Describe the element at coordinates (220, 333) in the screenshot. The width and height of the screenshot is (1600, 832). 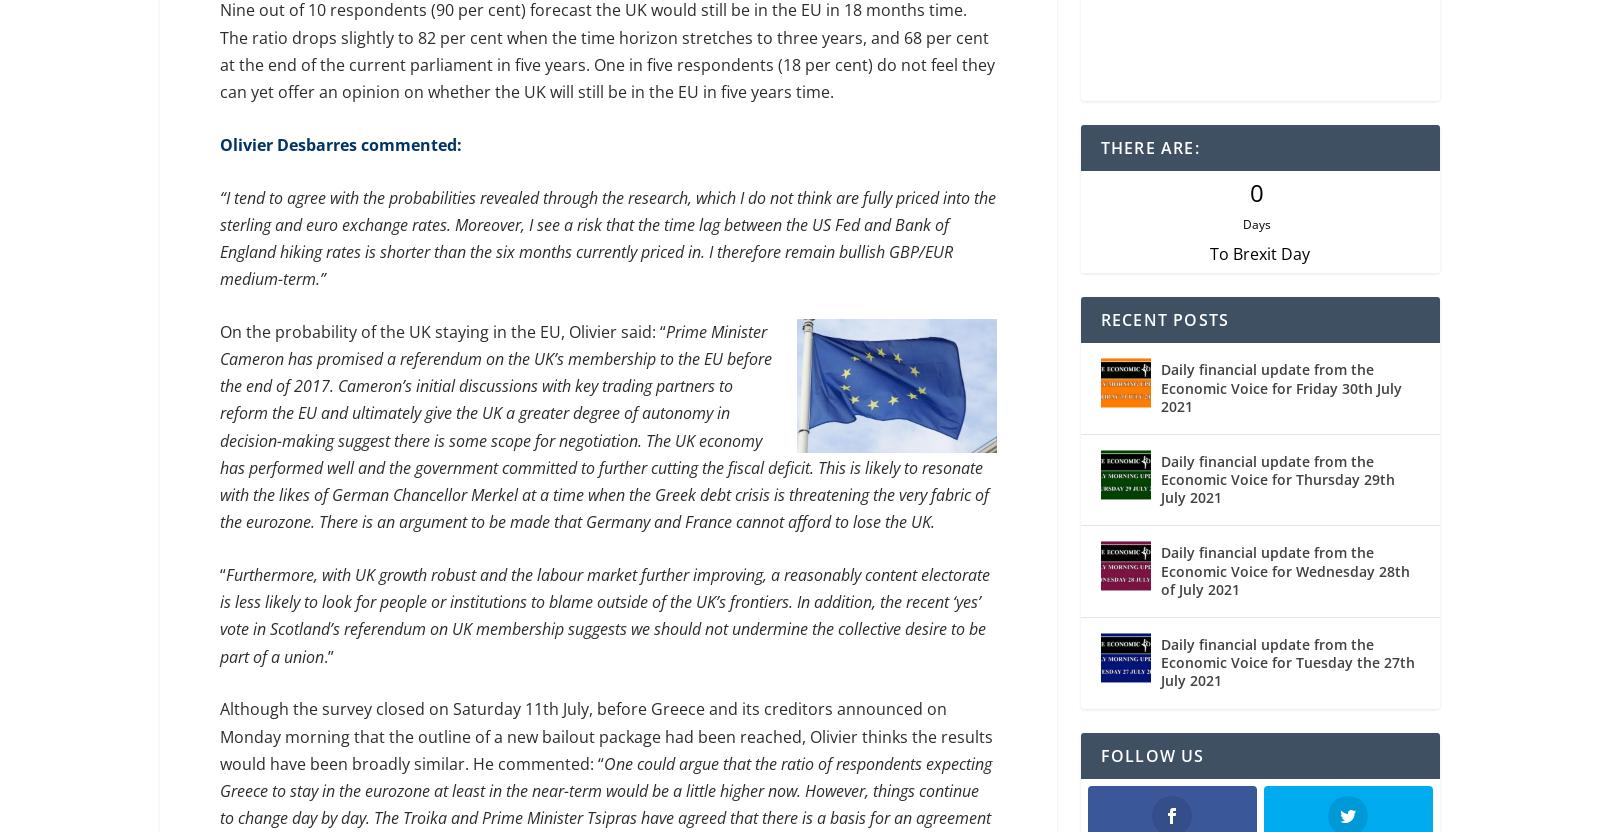
I see `'On the probability of the UK staying in the EU, Olivier said: “'` at that location.